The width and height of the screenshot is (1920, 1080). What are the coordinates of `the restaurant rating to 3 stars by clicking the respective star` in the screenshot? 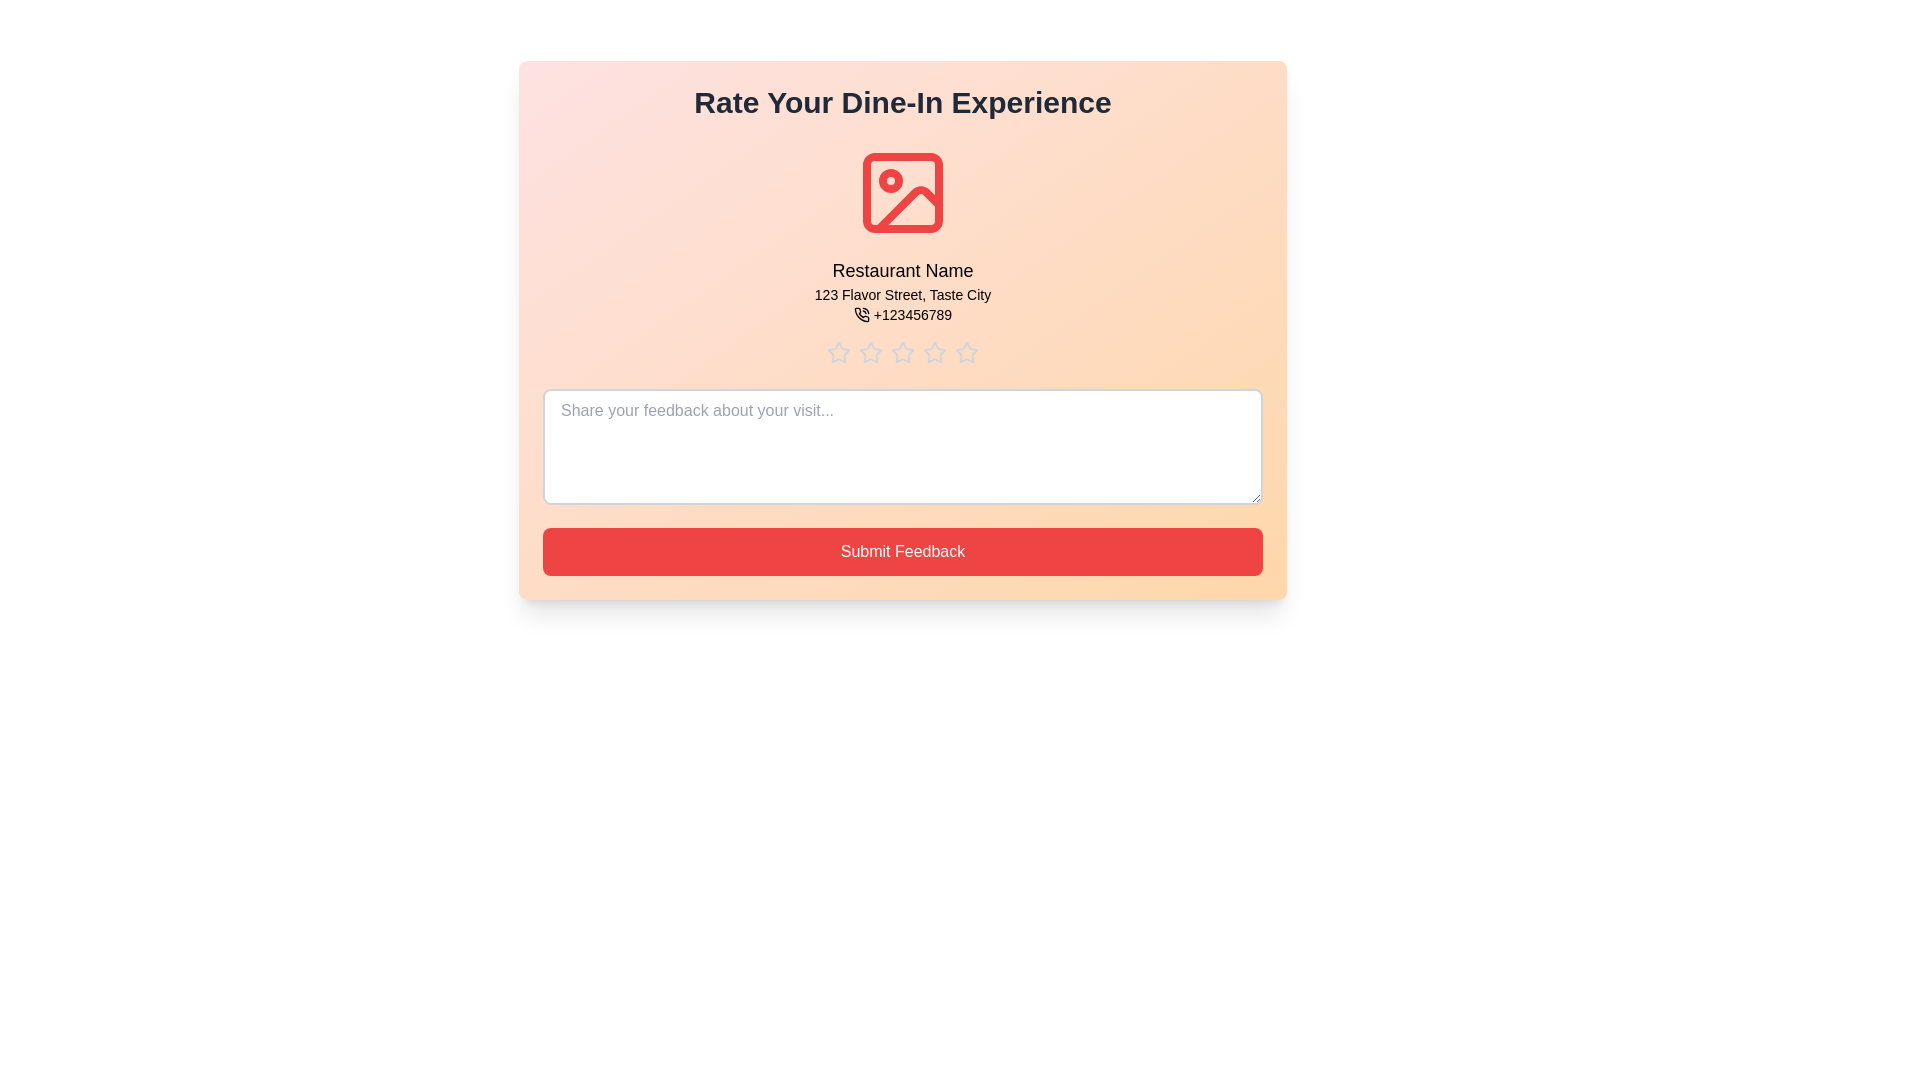 It's located at (901, 352).